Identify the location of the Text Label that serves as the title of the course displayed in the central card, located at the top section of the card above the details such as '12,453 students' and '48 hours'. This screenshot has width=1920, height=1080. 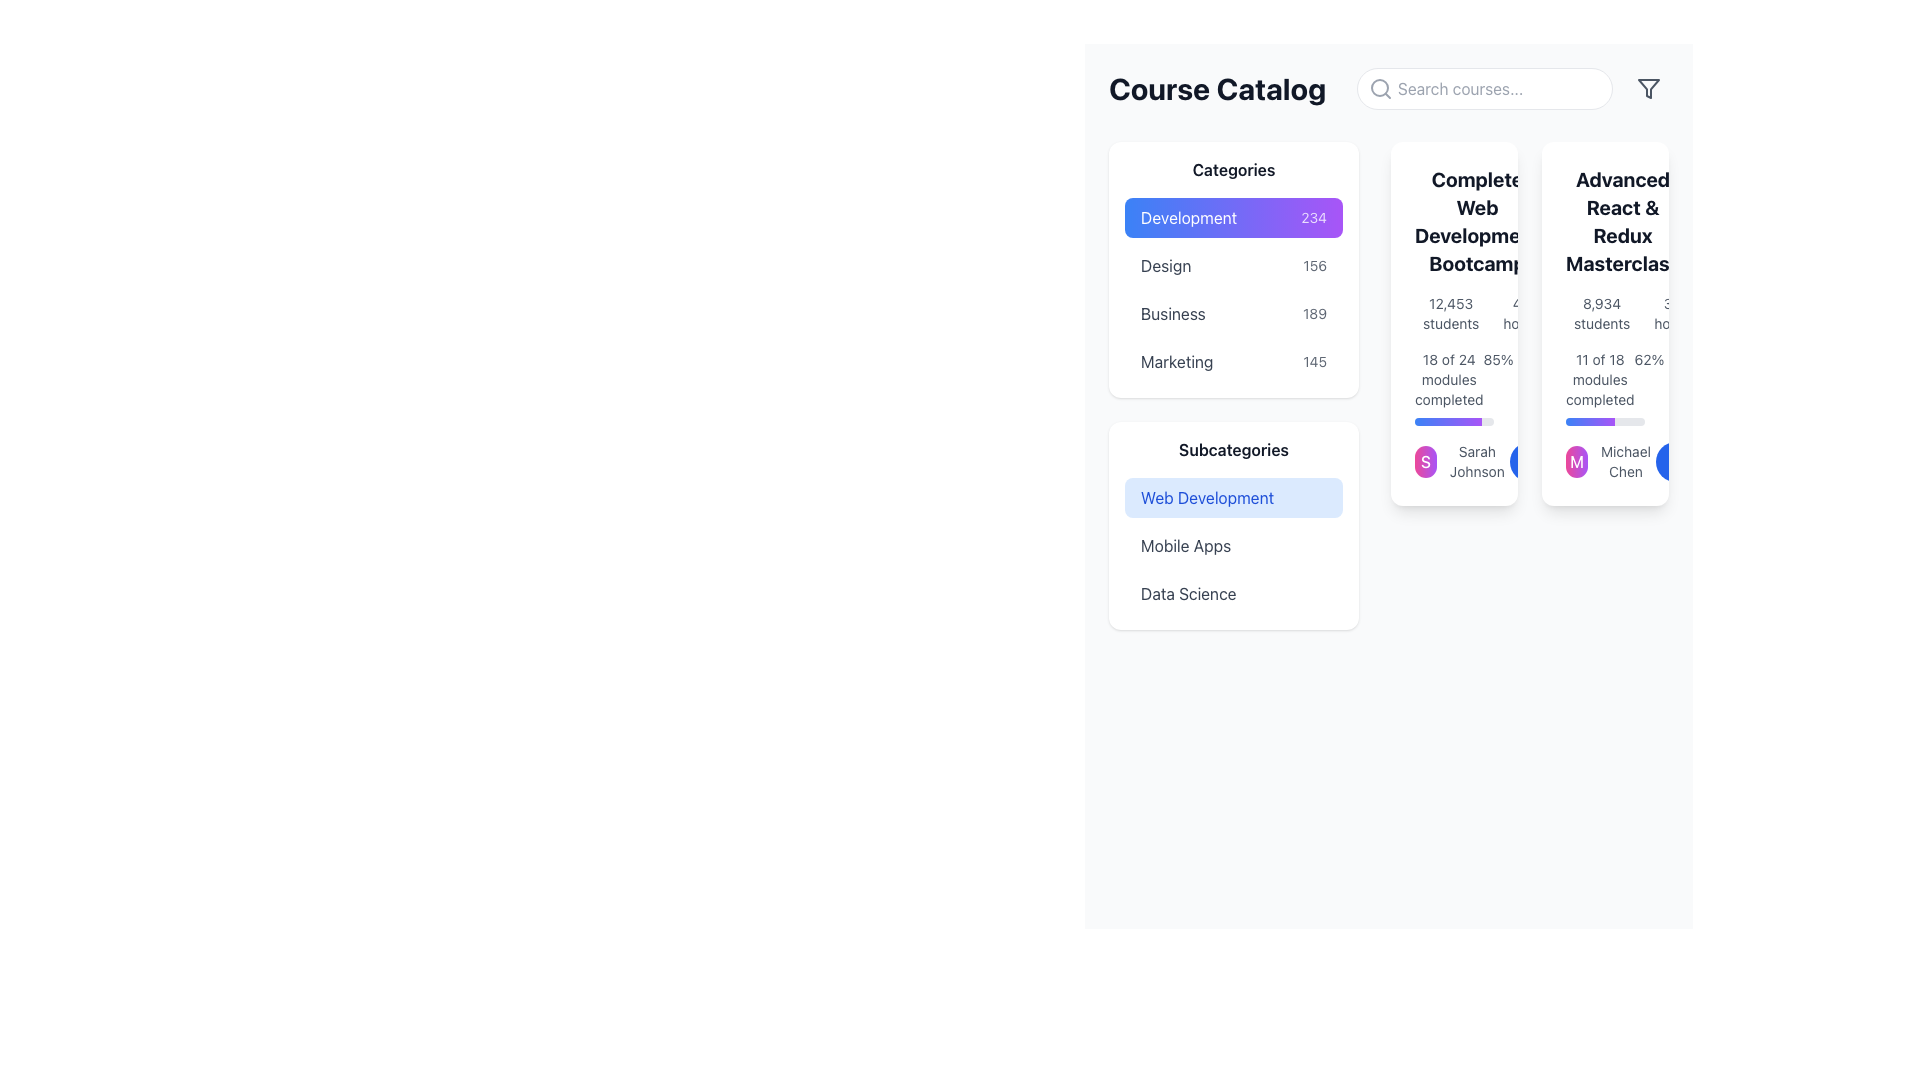
(1454, 222).